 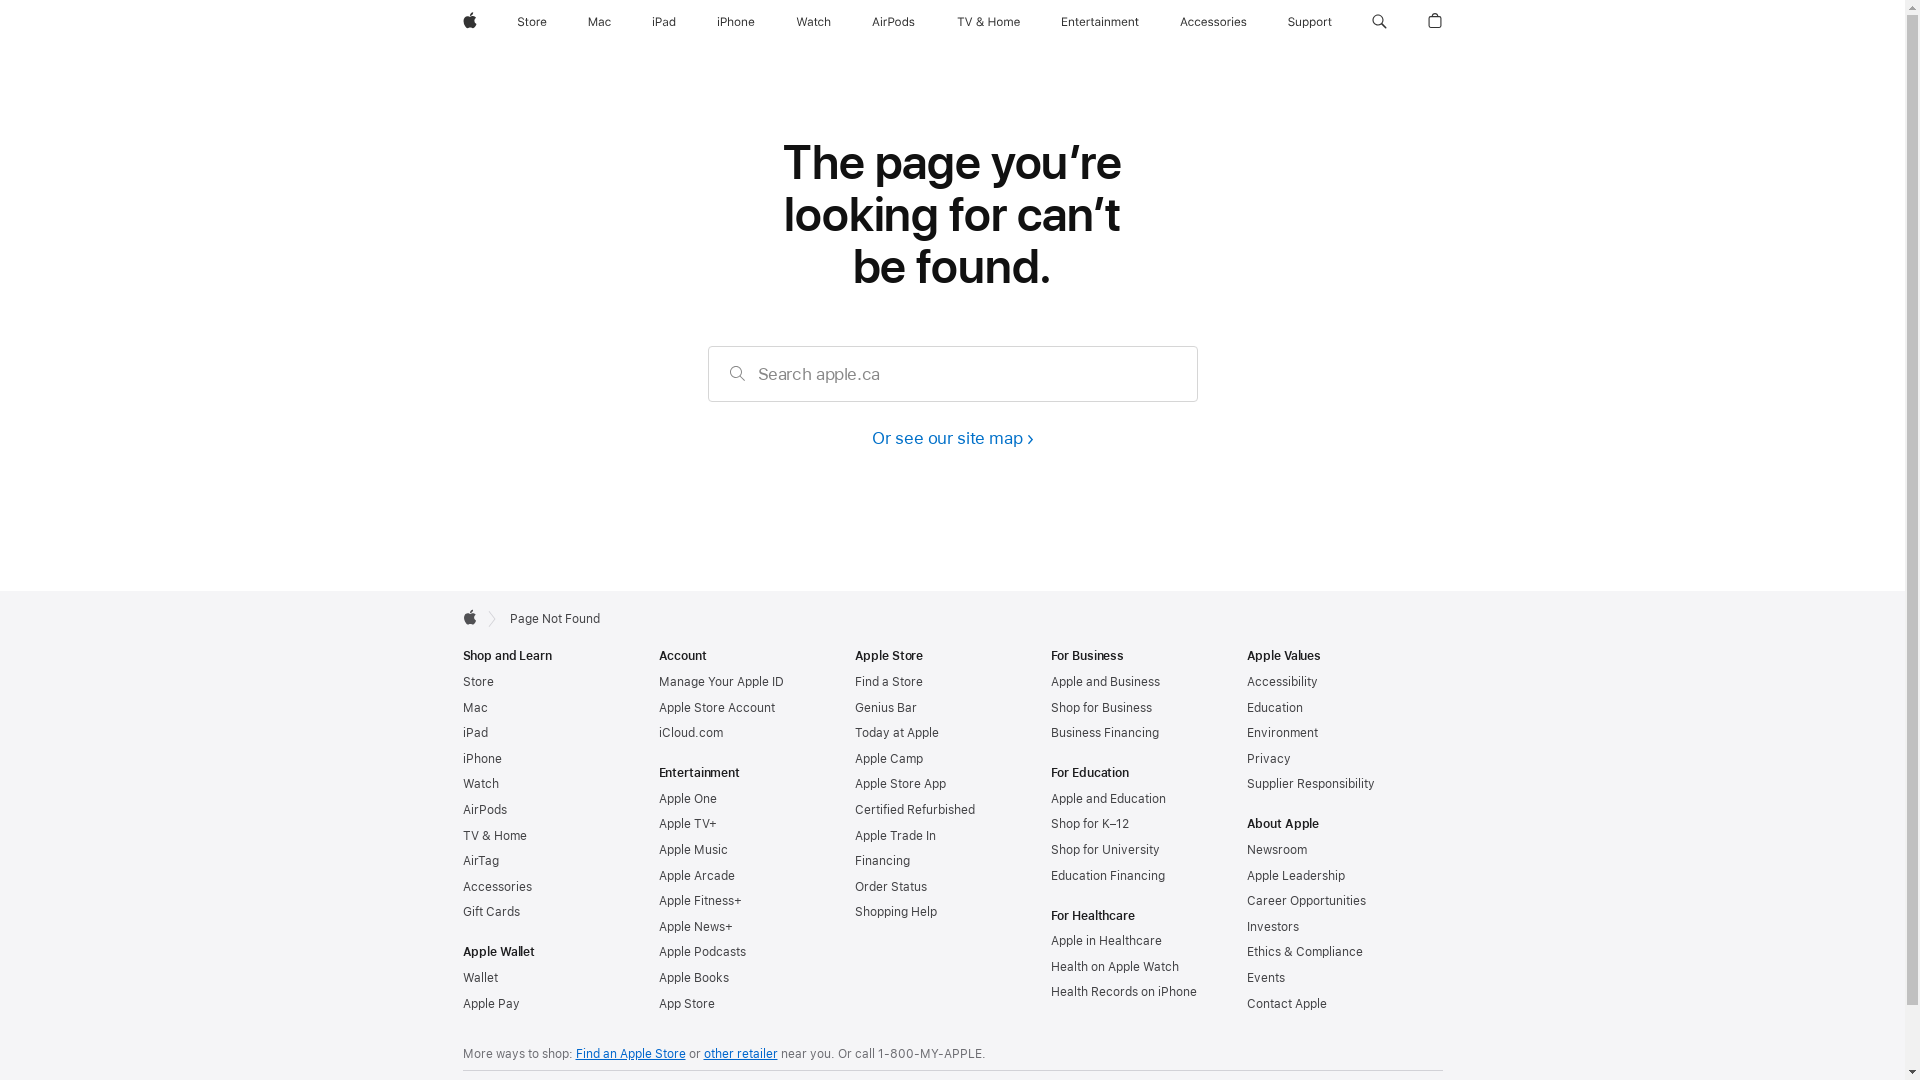 I want to click on 'Watch', so click(x=460, y=782).